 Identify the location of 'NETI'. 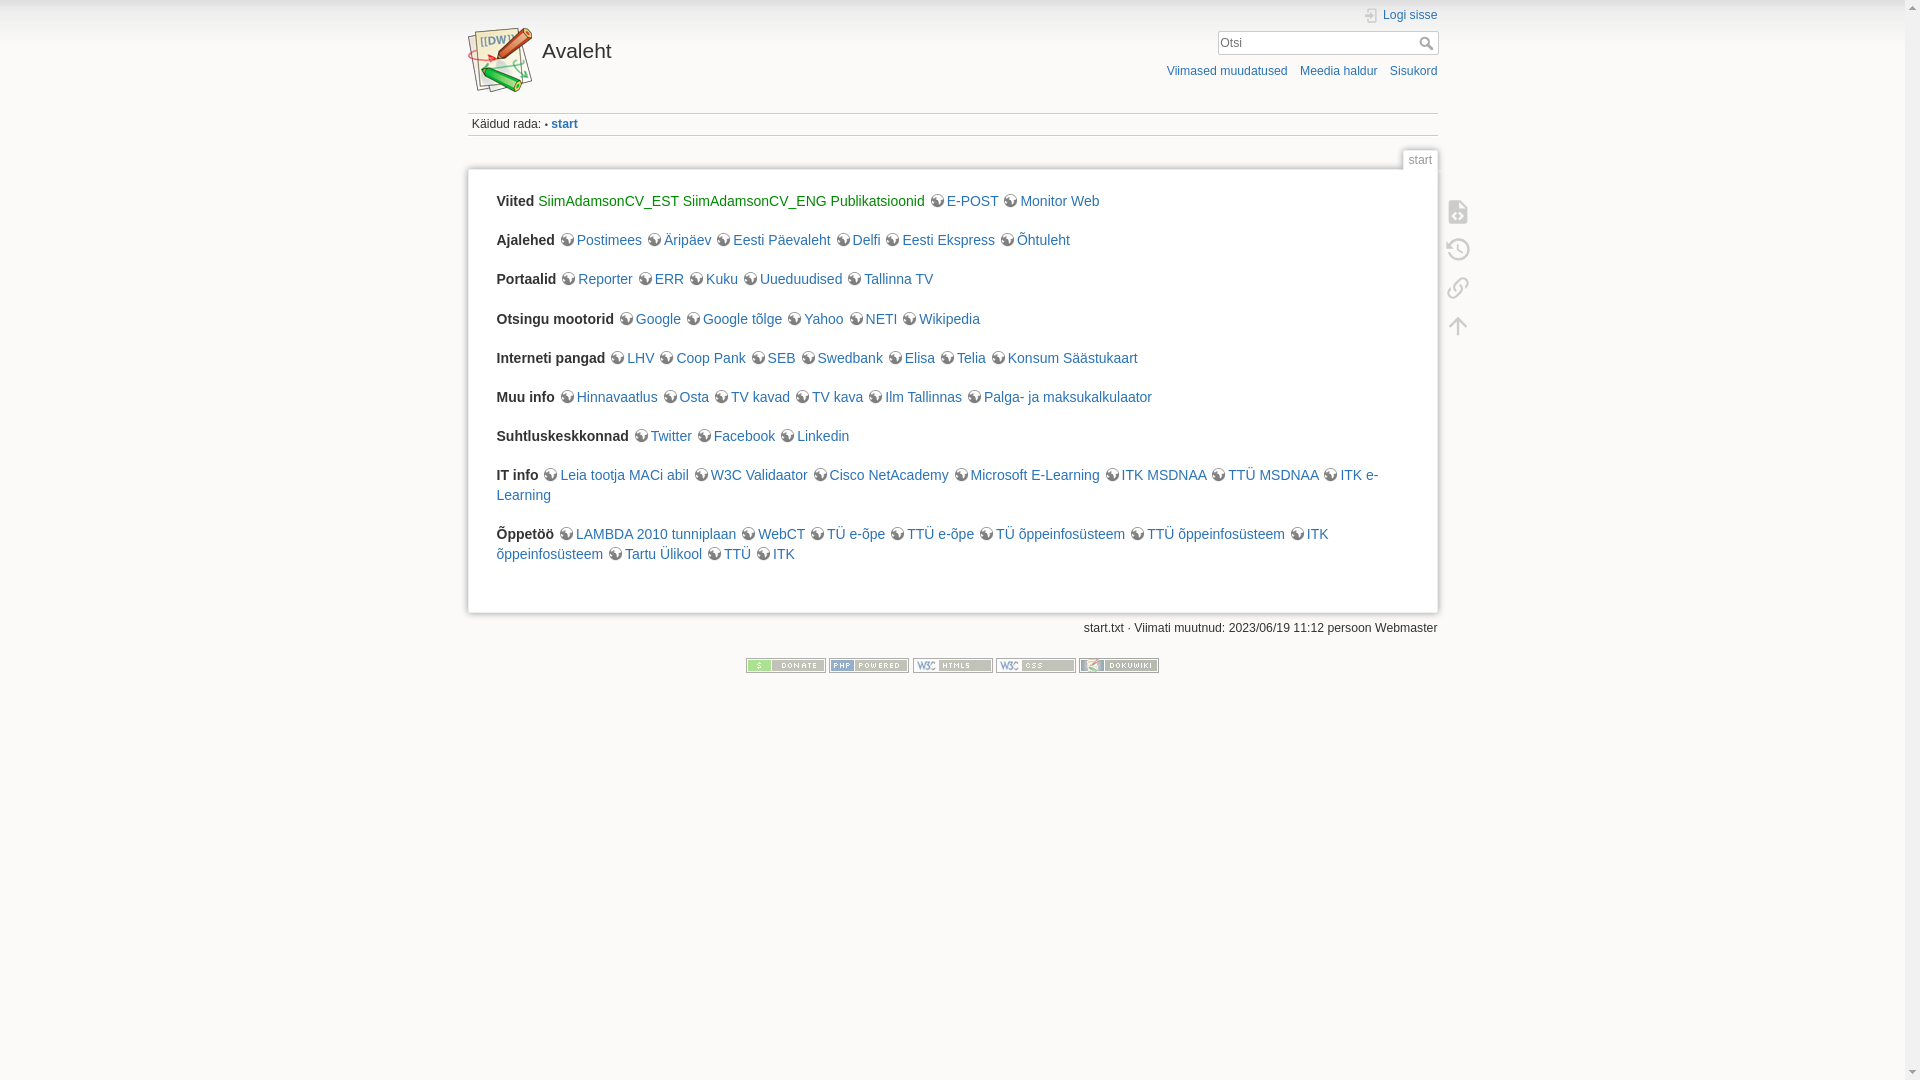
(873, 318).